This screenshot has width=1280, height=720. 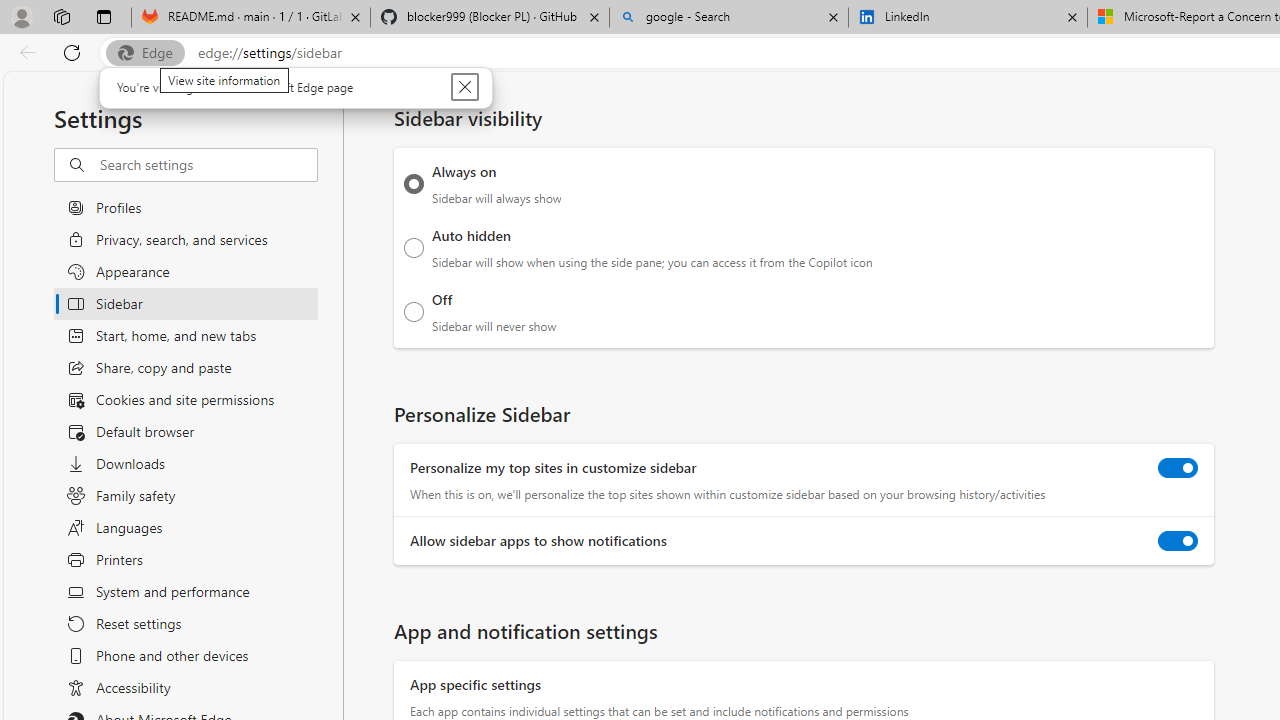 What do you see at coordinates (967, 17) in the screenshot?
I see `'LinkedIn'` at bounding box center [967, 17].